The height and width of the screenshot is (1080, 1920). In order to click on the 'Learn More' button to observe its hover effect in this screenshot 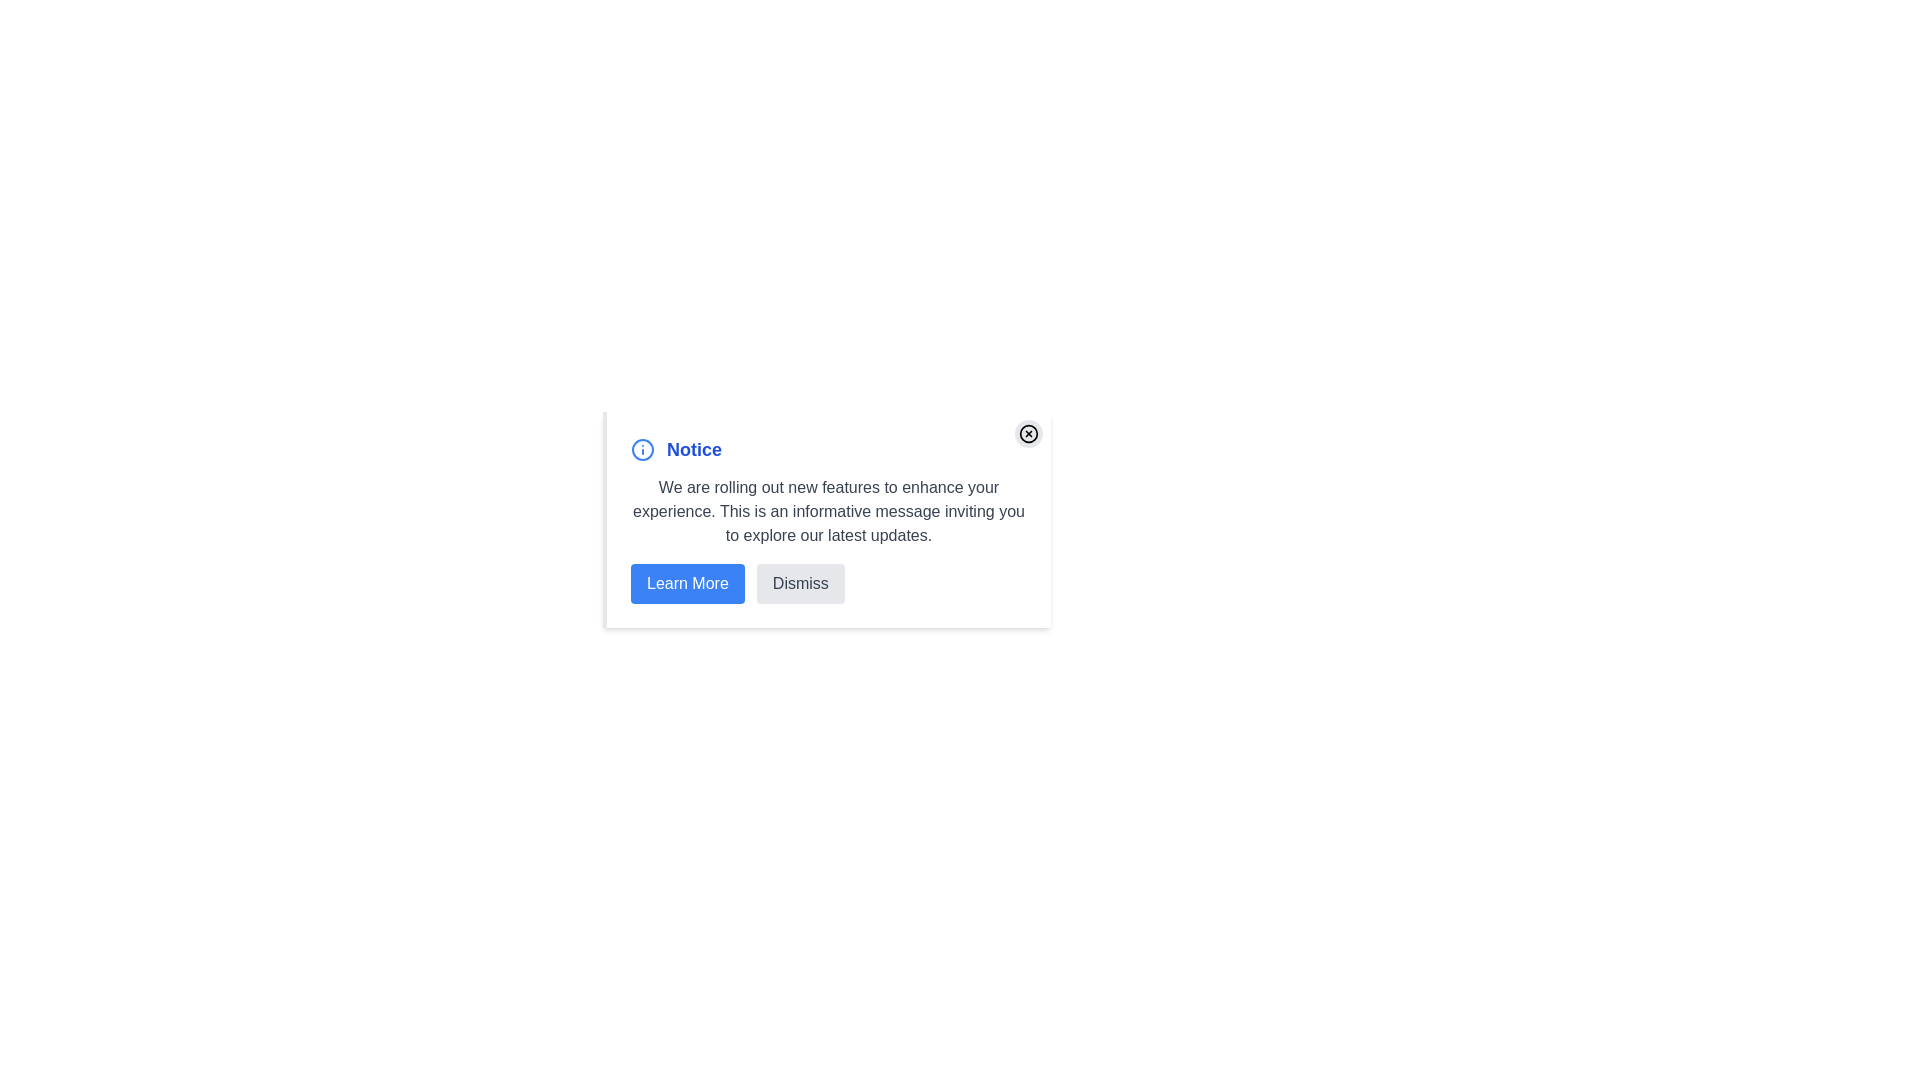, I will do `click(687, 583)`.